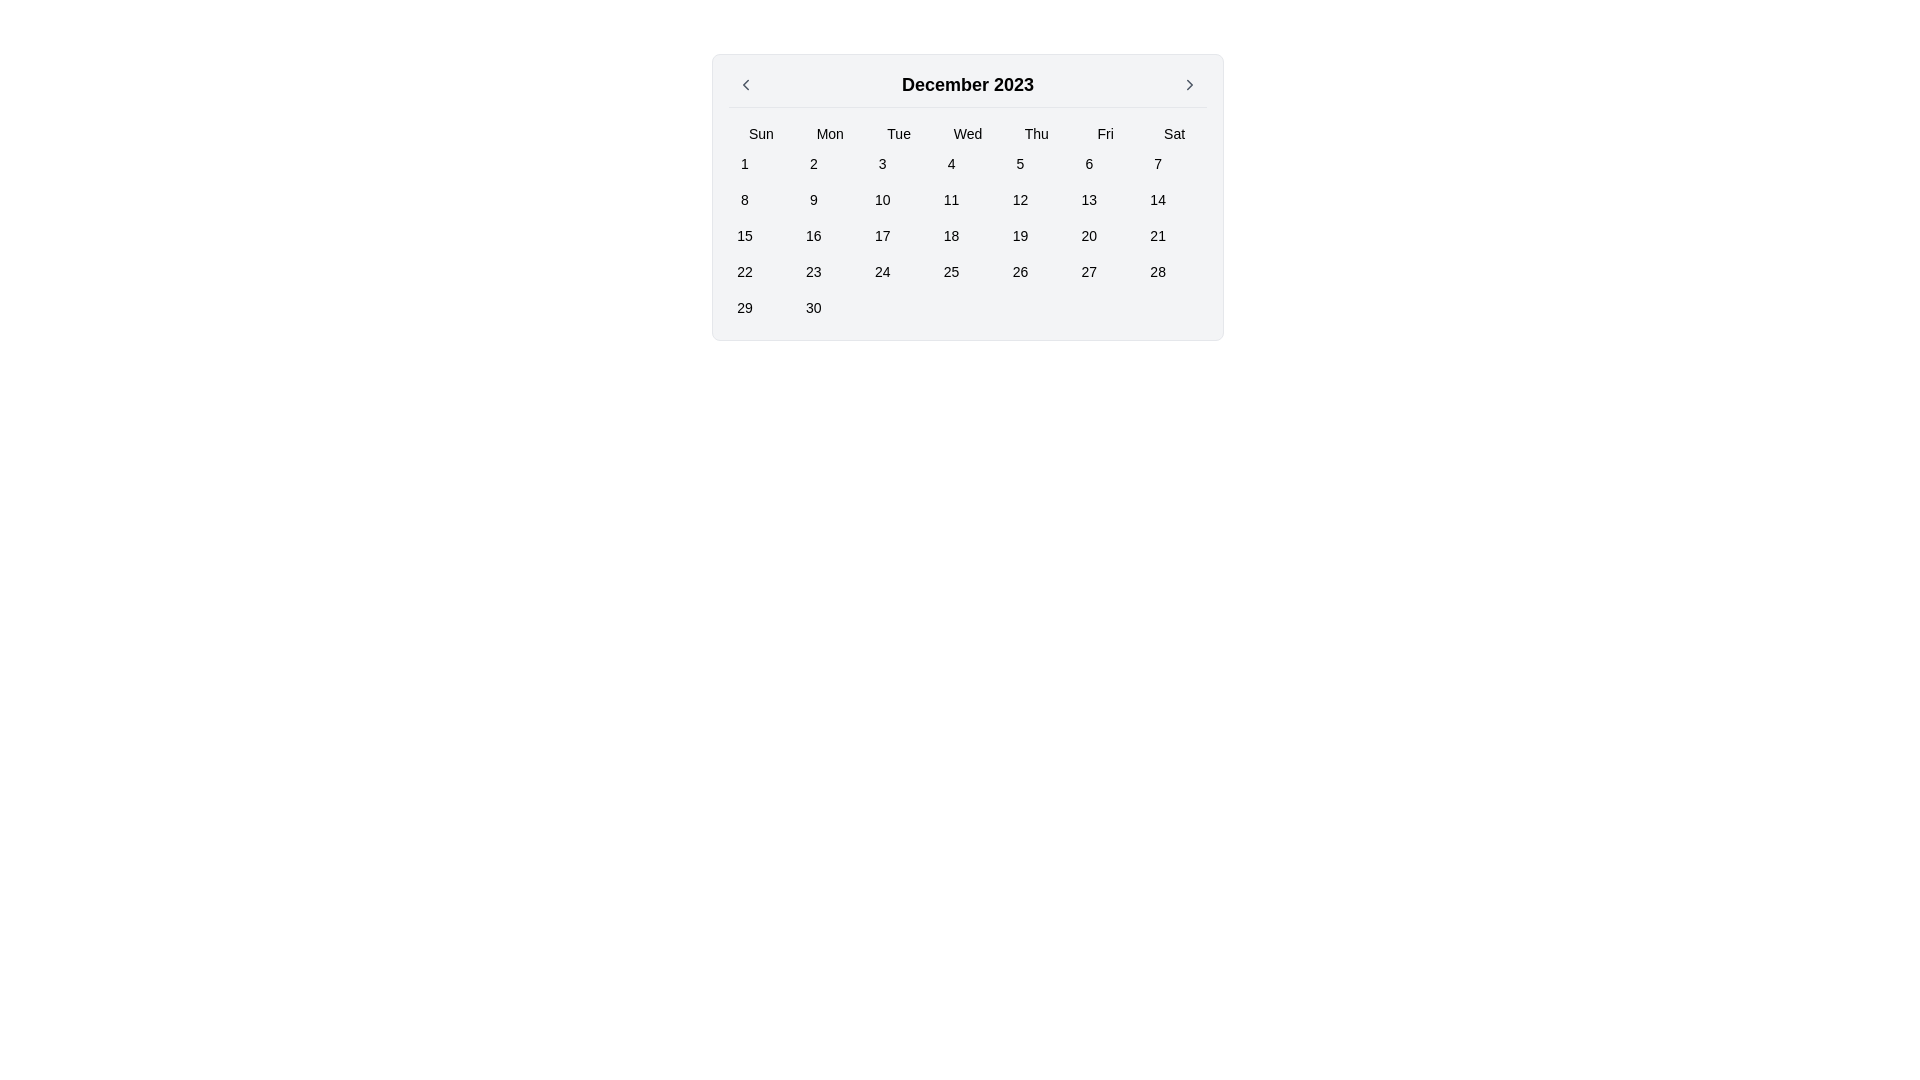 The width and height of the screenshot is (1920, 1080). What do you see at coordinates (881, 234) in the screenshot?
I see `the small square button with the text '17' centered in it` at bounding box center [881, 234].